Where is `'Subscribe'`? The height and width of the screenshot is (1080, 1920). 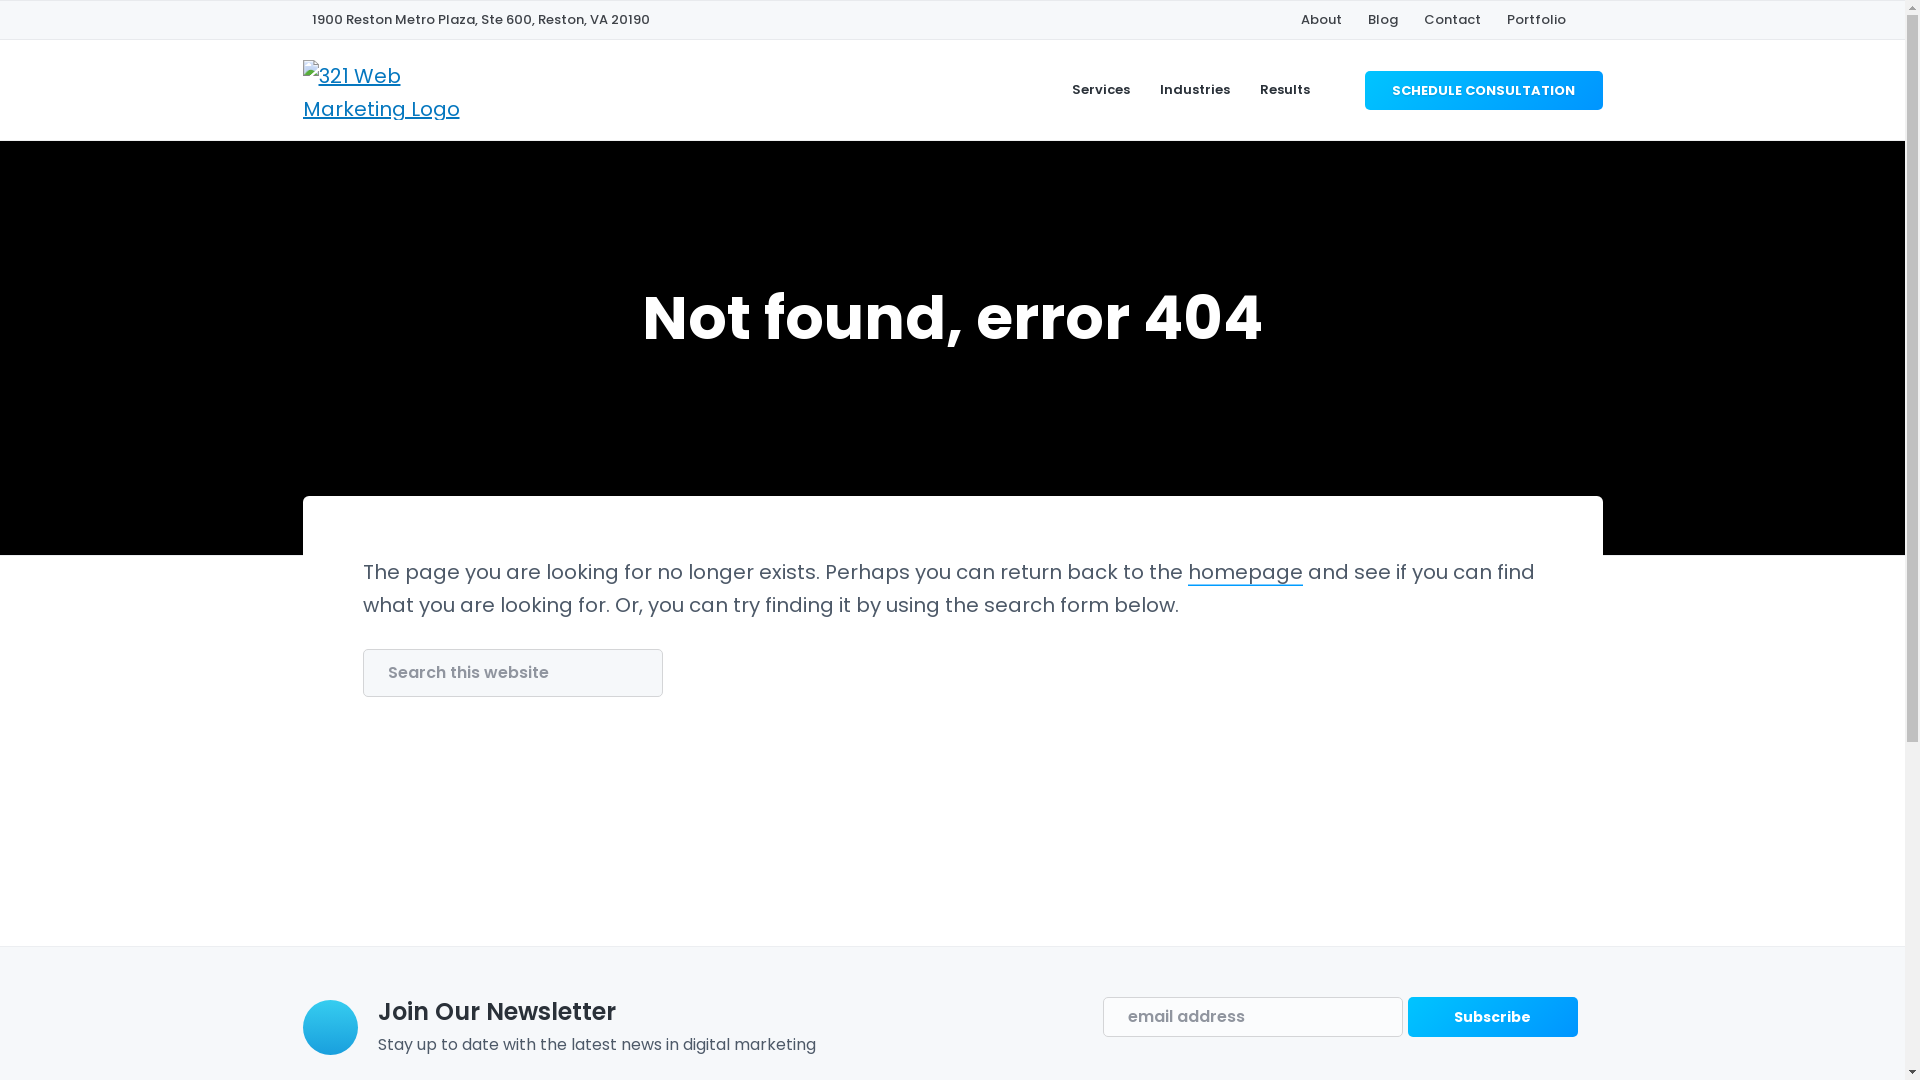 'Subscribe' is located at coordinates (1406, 1017).